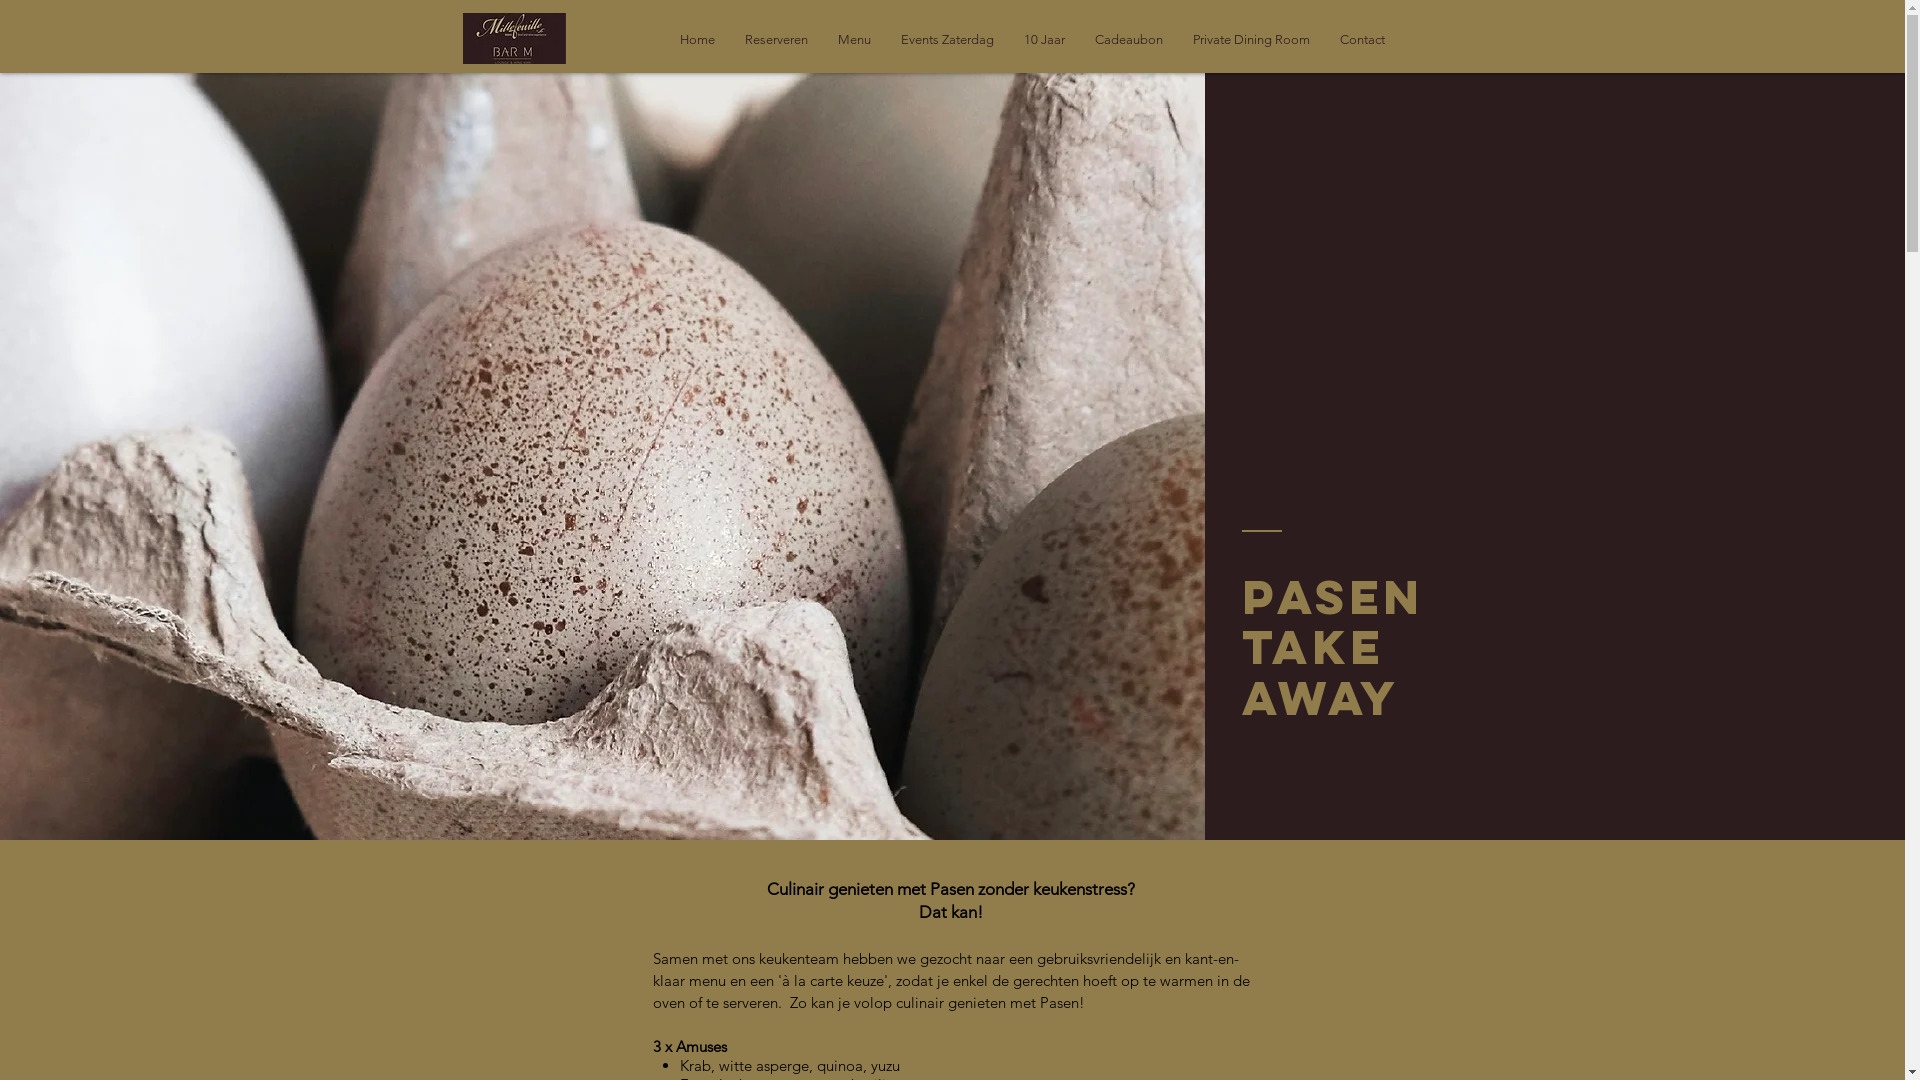  I want to click on 'Private Dining Room', so click(1250, 39).